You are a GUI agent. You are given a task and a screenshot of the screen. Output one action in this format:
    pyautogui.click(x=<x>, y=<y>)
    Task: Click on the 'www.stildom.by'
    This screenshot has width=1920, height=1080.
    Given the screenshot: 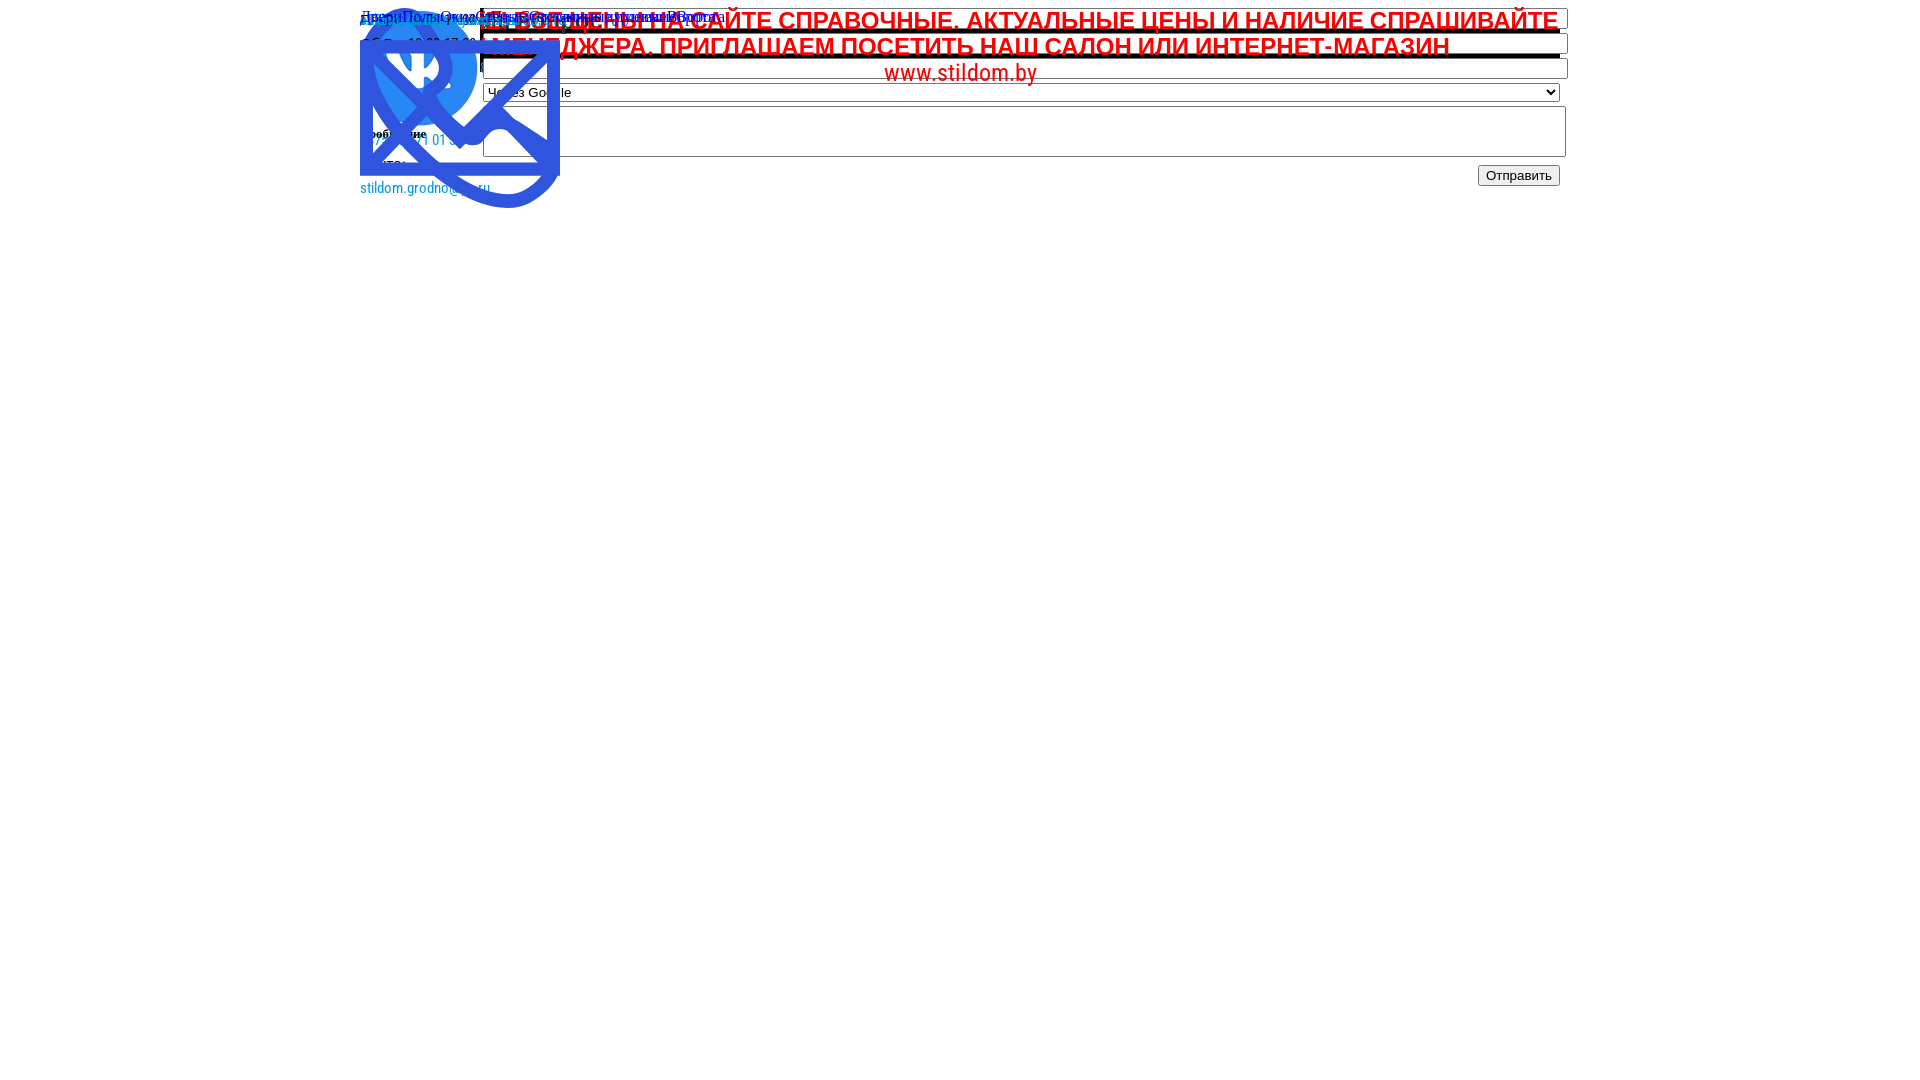 What is the action you would take?
    pyautogui.click(x=960, y=72)
    